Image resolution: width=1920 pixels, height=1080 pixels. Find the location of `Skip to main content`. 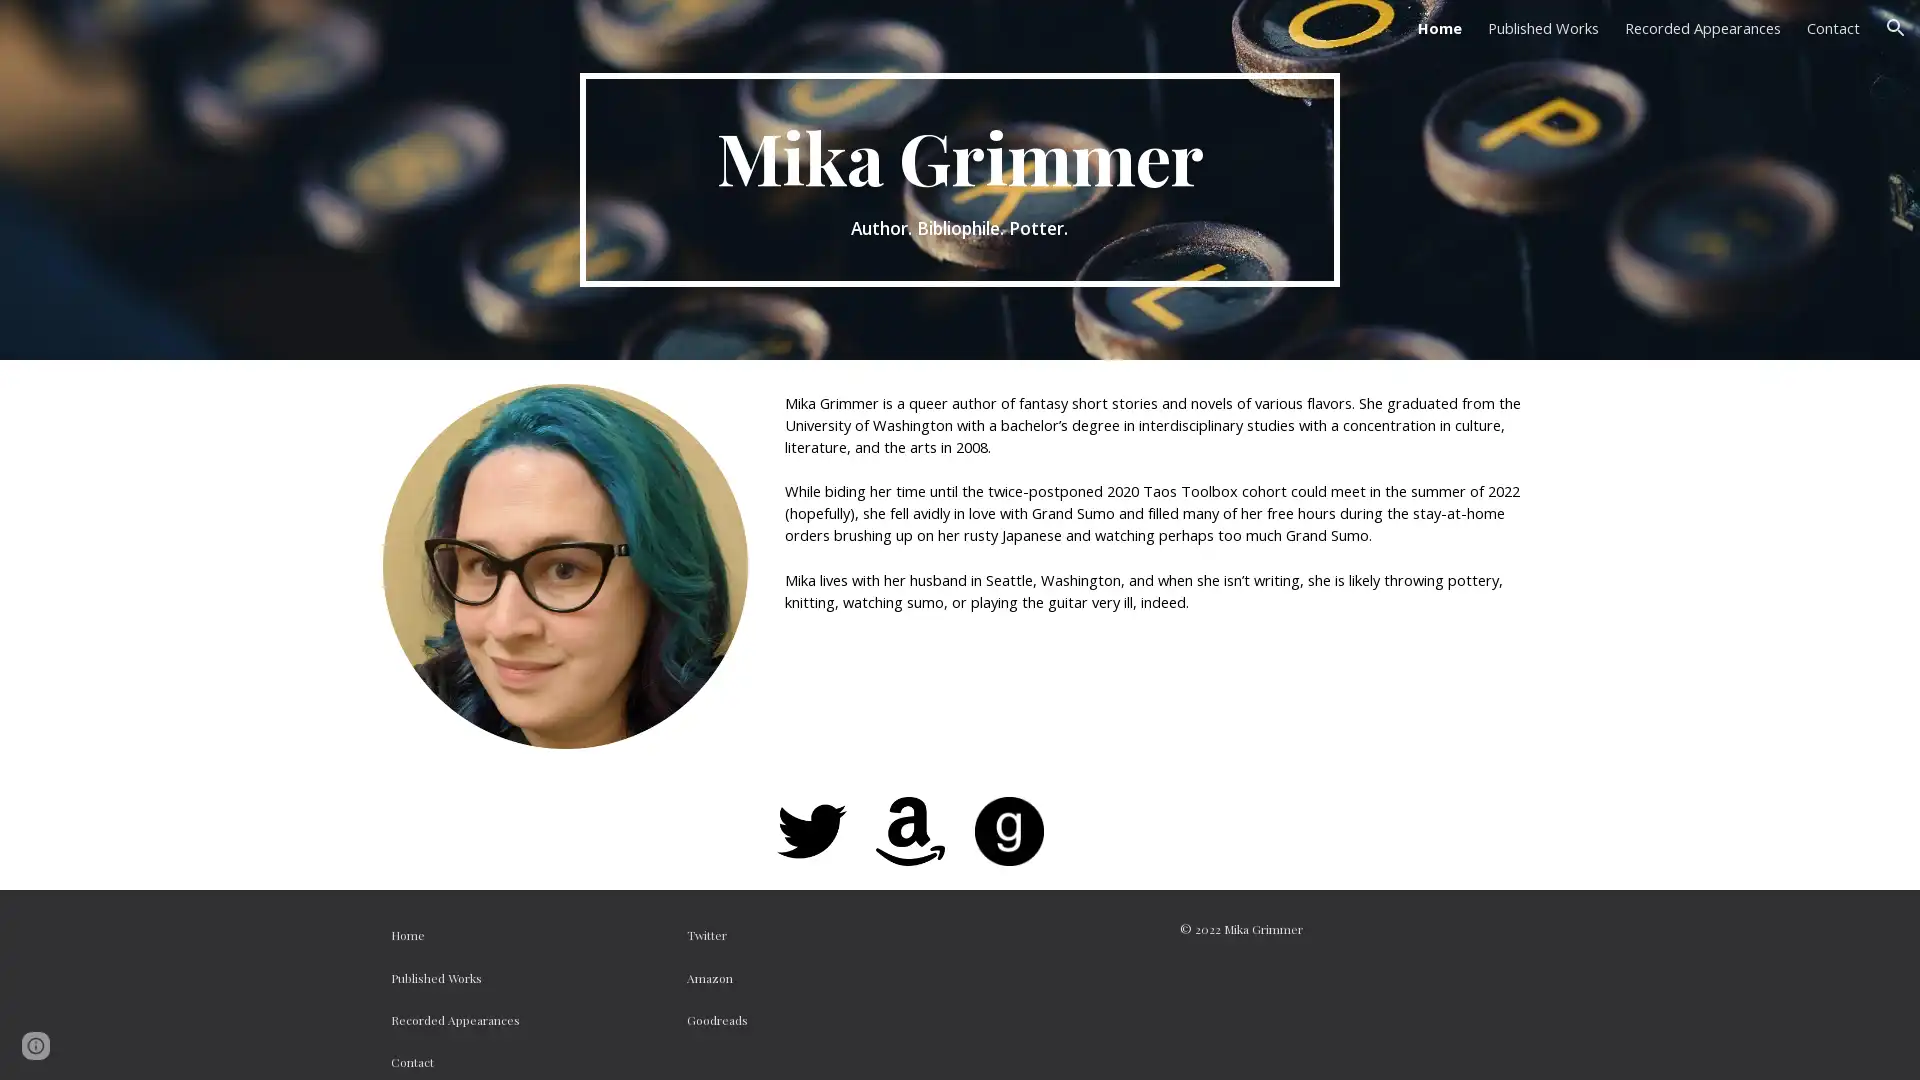

Skip to main content is located at coordinates (787, 37).